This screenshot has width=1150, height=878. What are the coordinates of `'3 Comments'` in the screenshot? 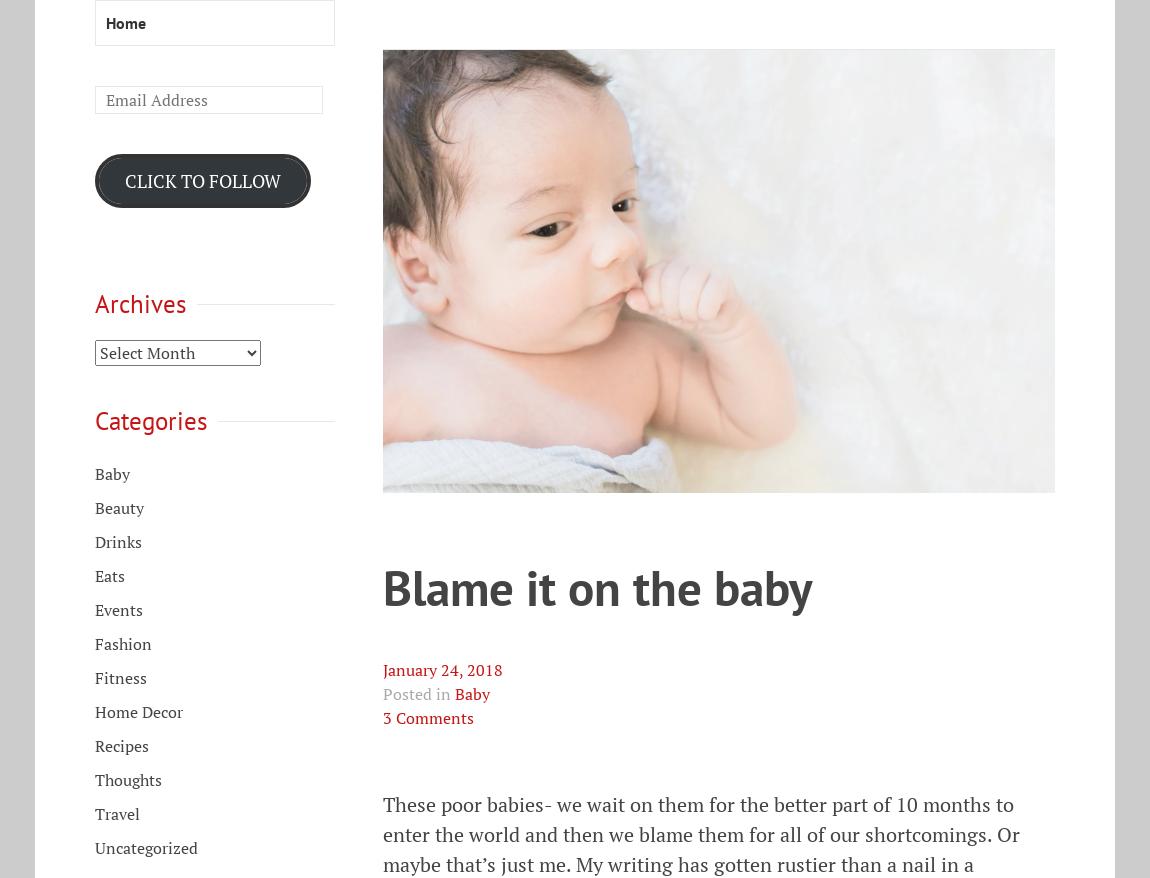 It's located at (428, 715).